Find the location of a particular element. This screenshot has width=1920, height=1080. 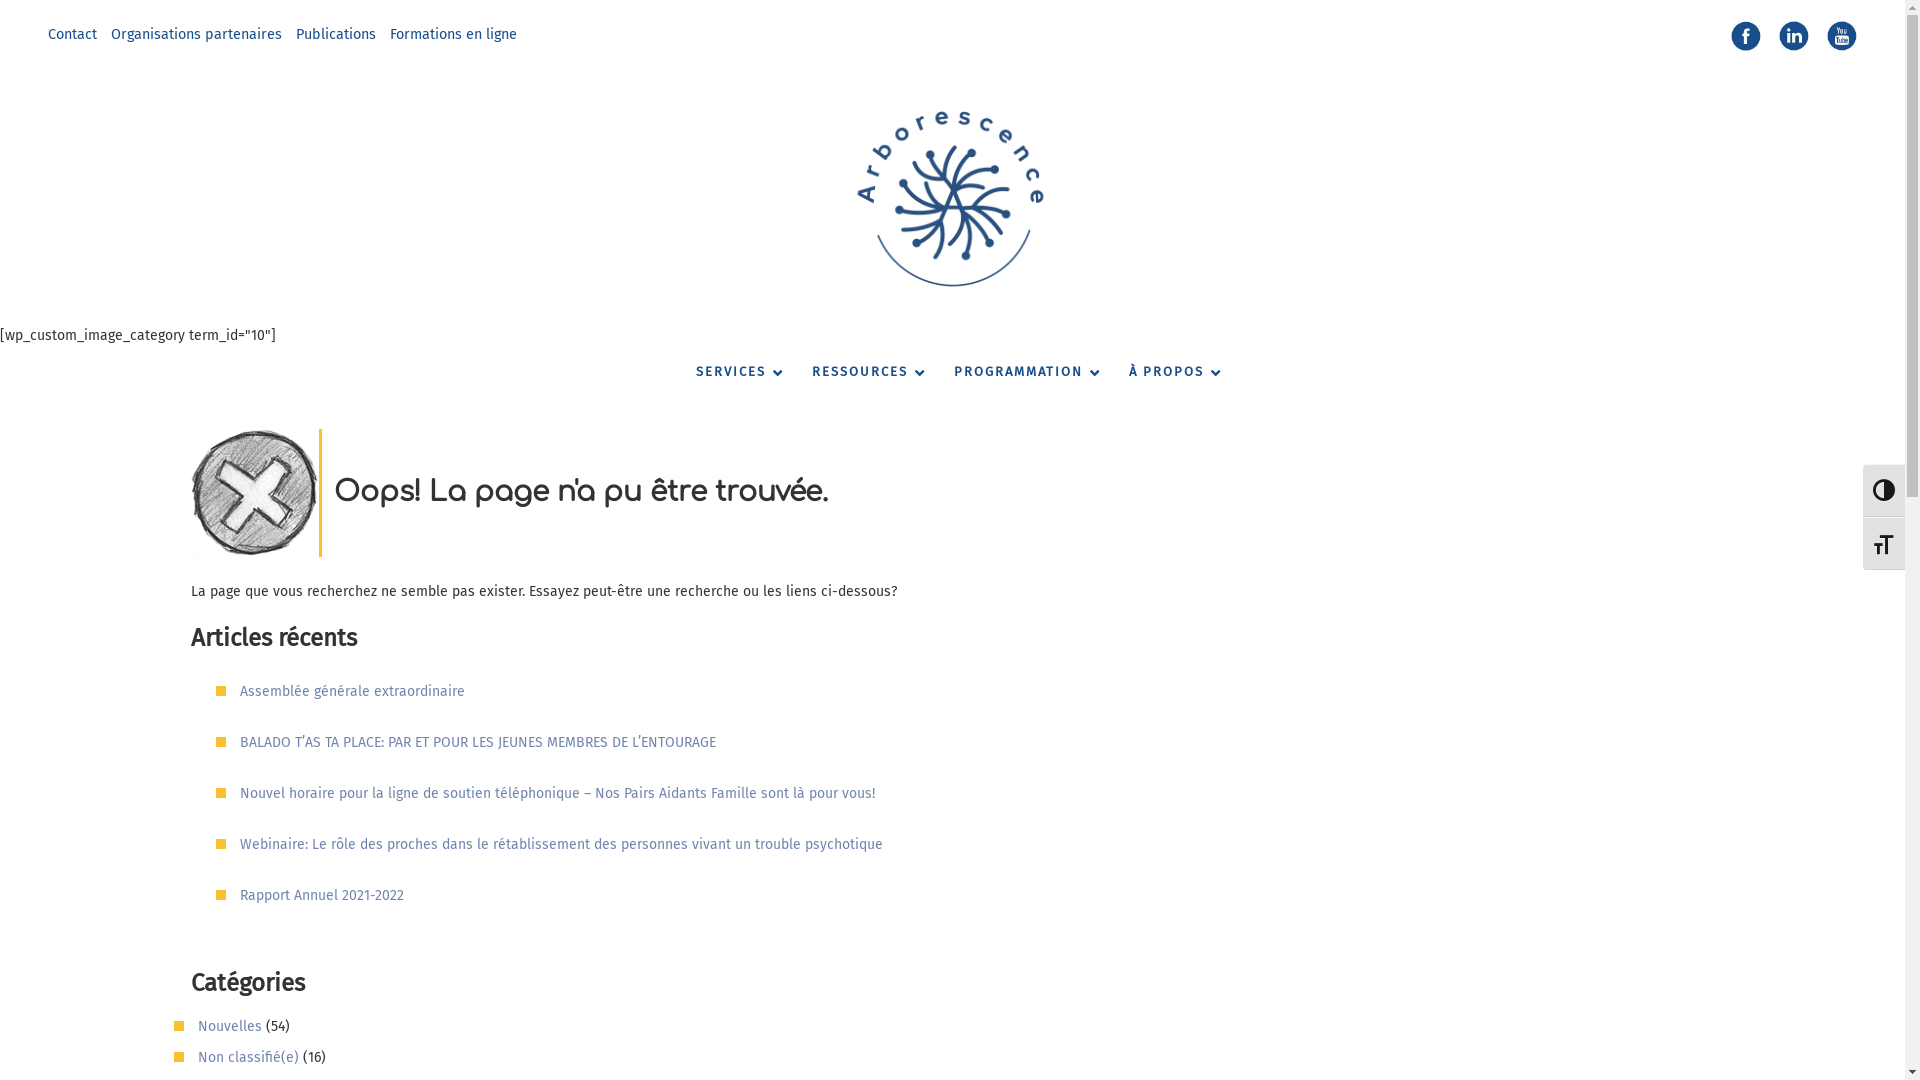

'Publications' is located at coordinates (336, 34).